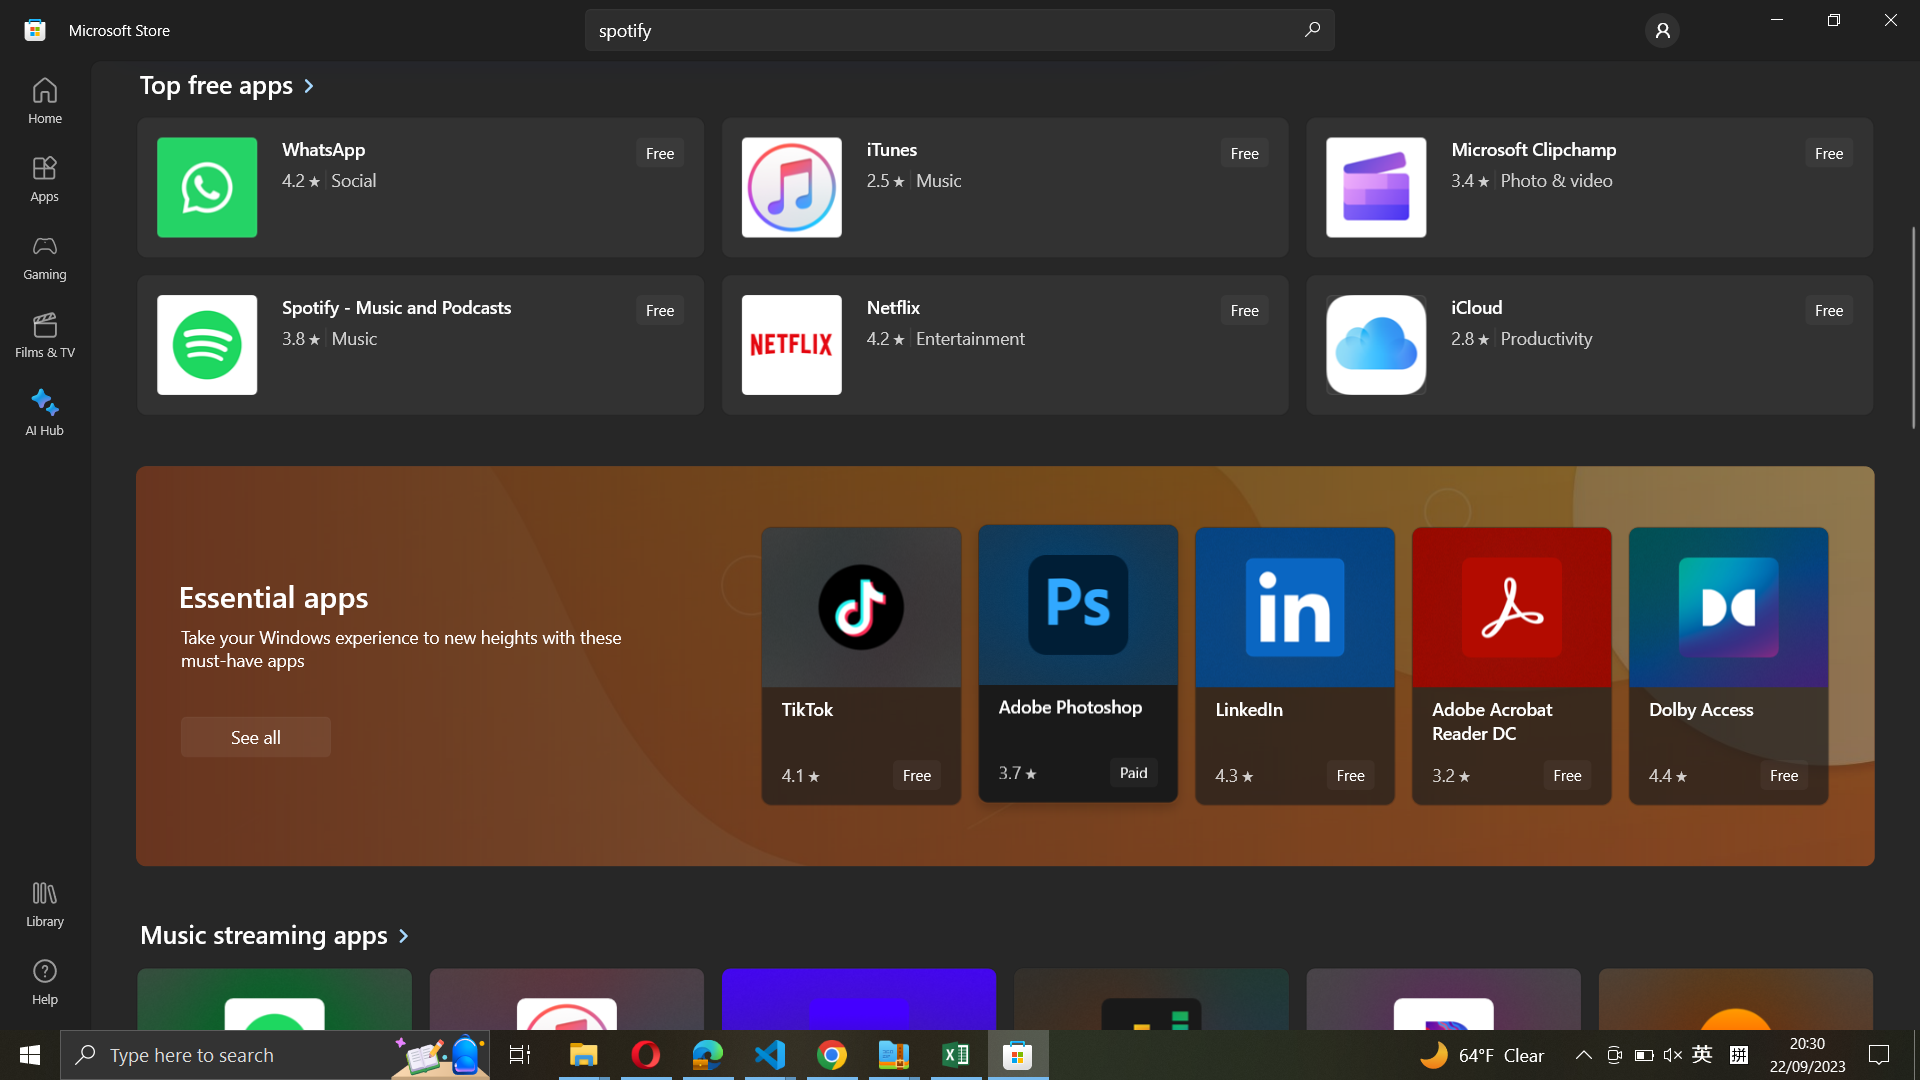  I want to click on Commence Help Option, so click(44, 980).